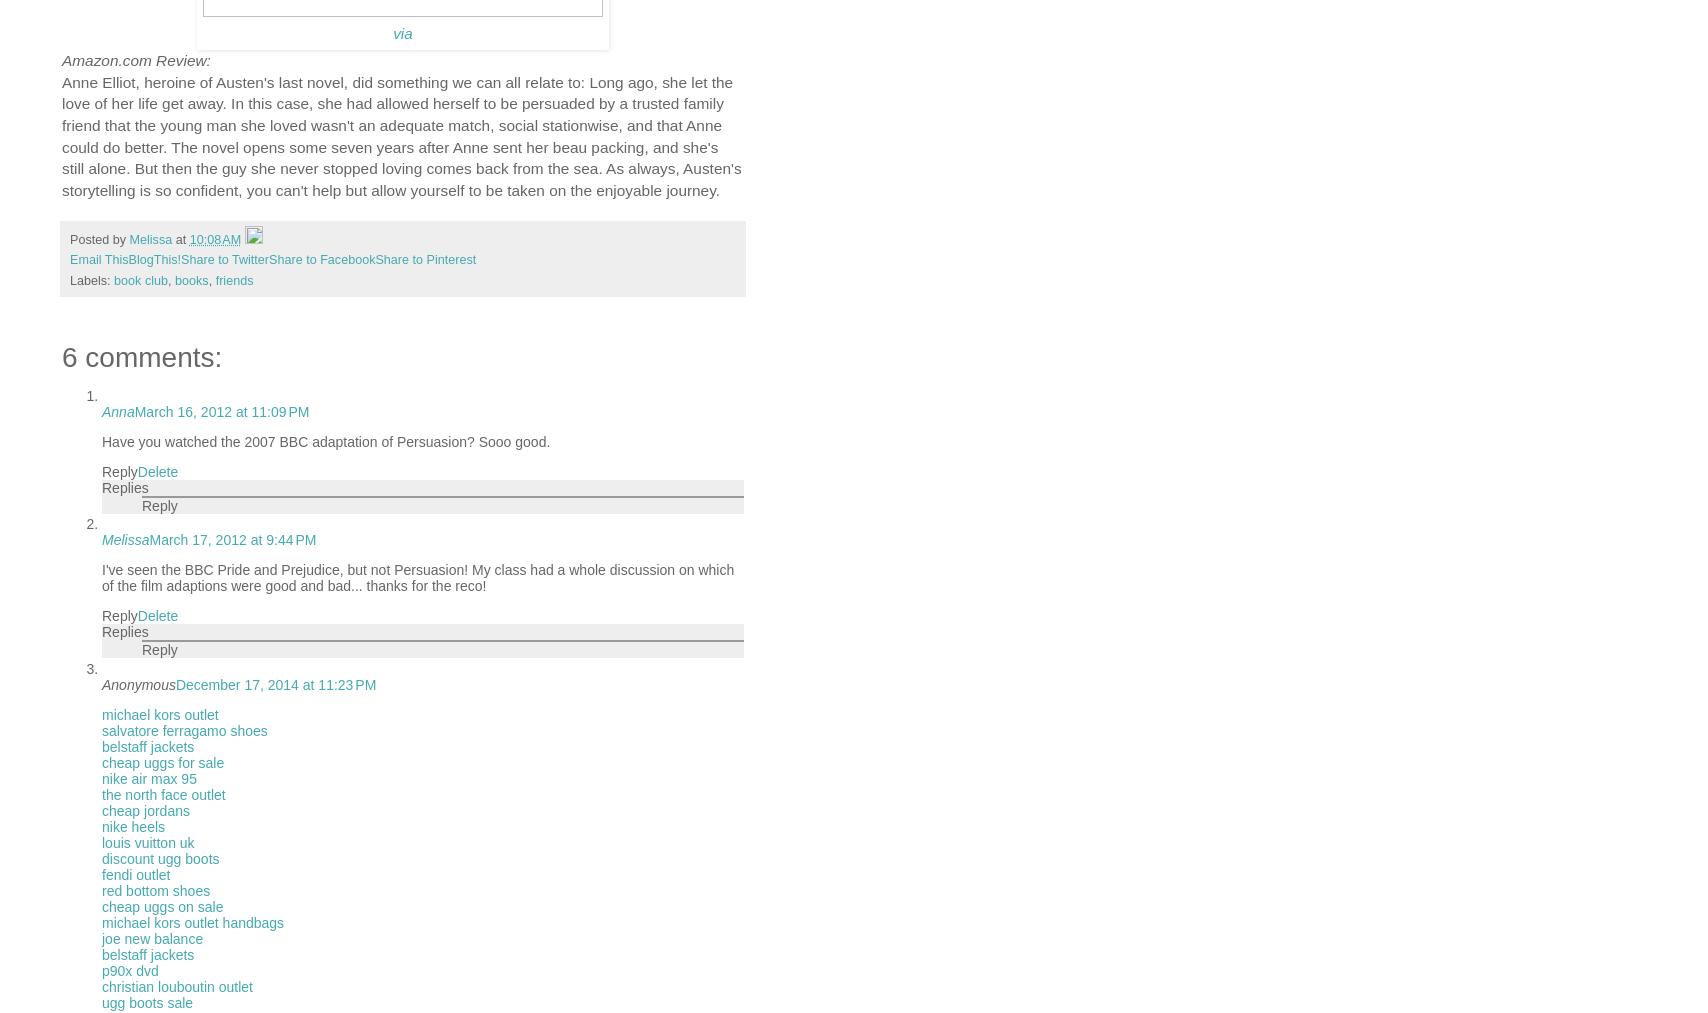 This screenshot has height=1013, width=1708. Describe the element at coordinates (193, 923) in the screenshot. I see `'michael kors outlet handbags'` at that location.